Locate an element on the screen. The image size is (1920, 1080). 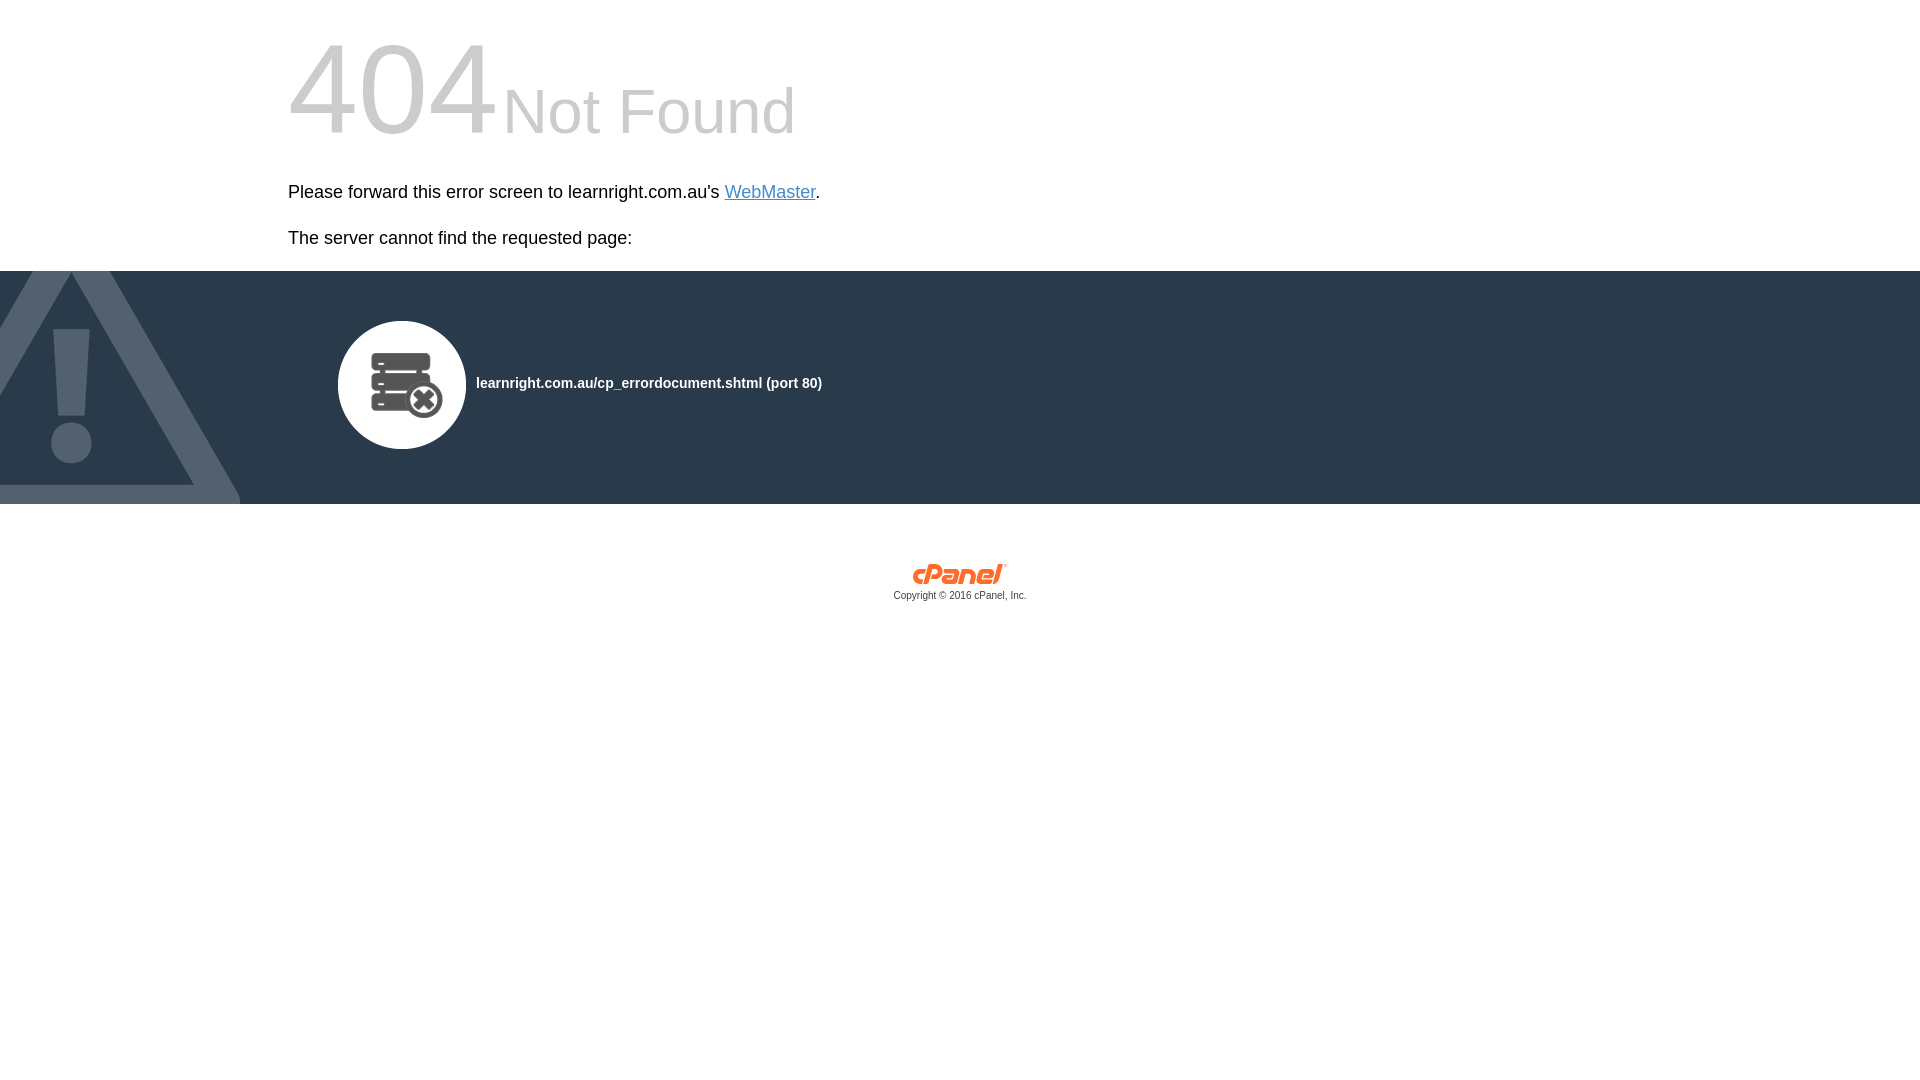
'WebMaster' is located at coordinates (769, 192).